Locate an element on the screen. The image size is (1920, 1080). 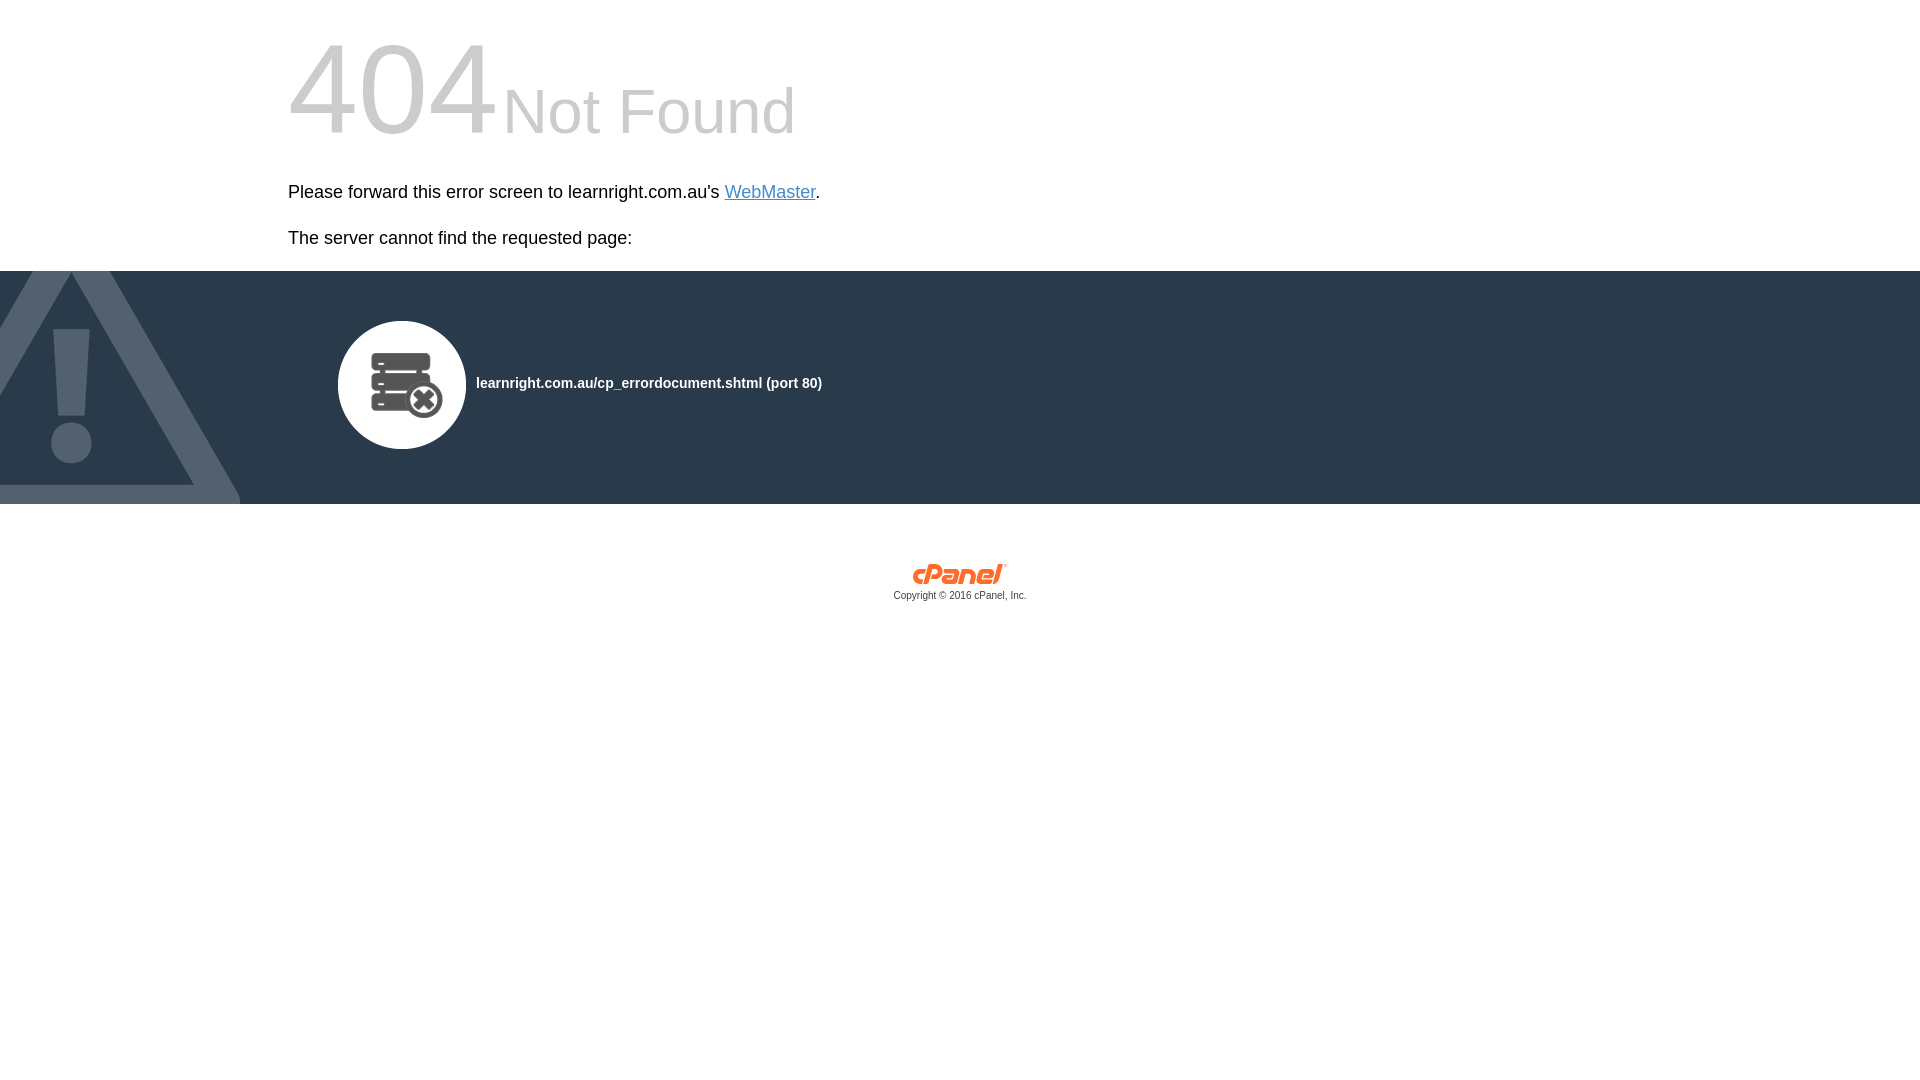
'WebMaster' is located at coordinates (769, 192).